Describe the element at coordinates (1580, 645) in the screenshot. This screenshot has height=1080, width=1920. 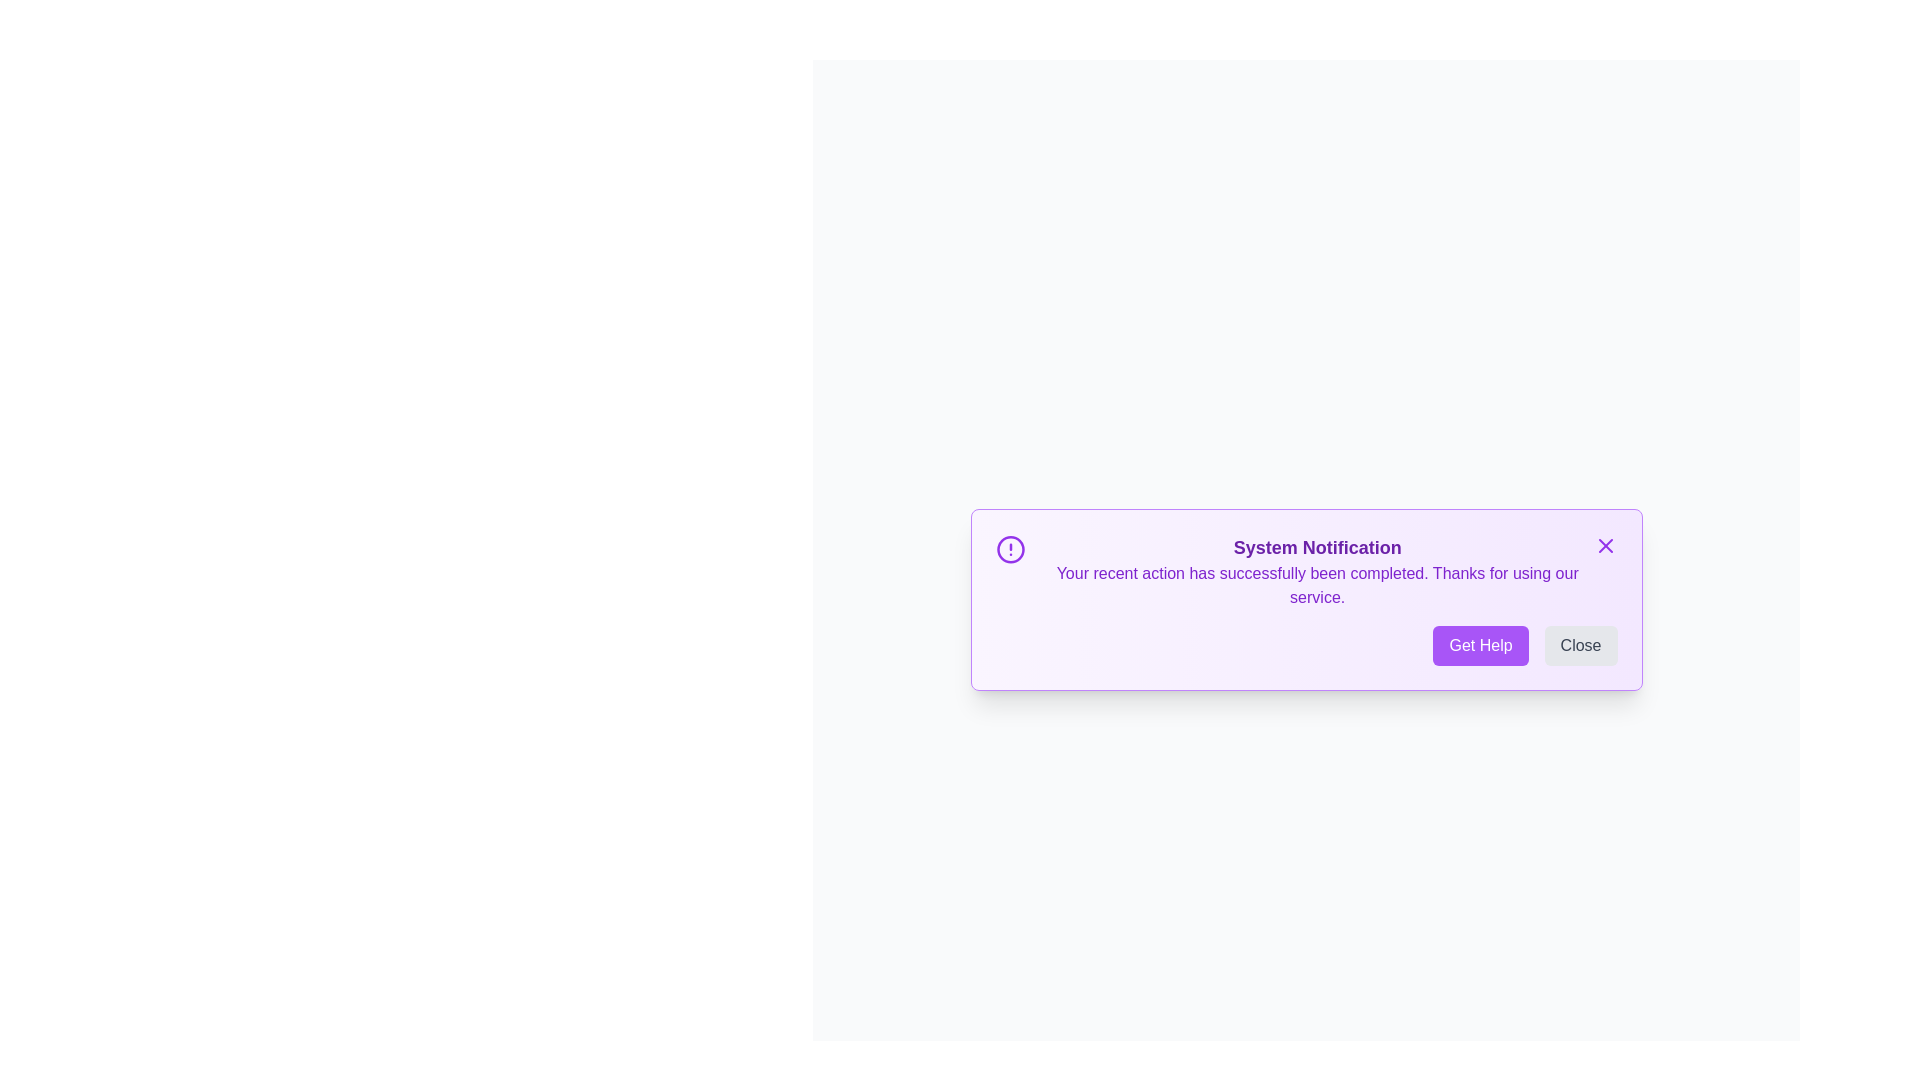
I see `the button labeled 'Close', which has a gray background and is located in the bottom-right corner of the notification dialog box` at that location.